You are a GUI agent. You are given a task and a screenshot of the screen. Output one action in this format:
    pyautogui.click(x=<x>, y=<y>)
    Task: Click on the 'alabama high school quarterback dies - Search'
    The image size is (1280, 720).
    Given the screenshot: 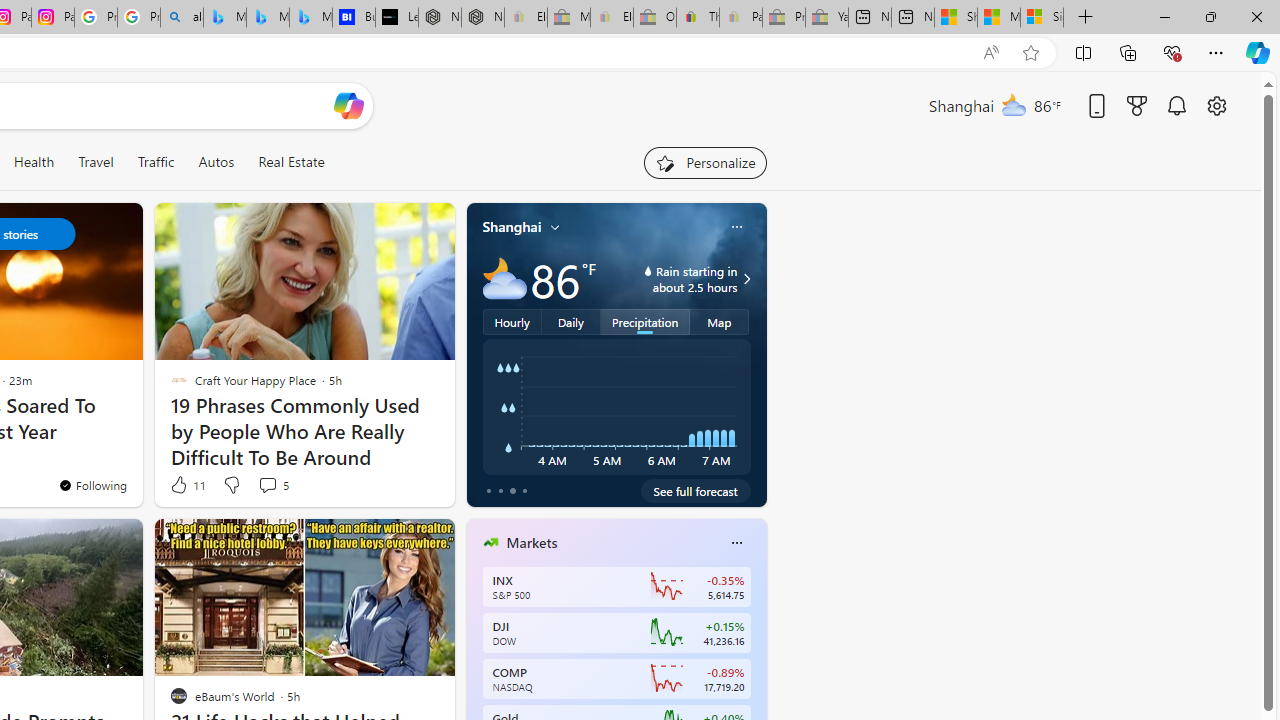 What is the action you would take?
    pyautogui.click(x=182, y=17)
    